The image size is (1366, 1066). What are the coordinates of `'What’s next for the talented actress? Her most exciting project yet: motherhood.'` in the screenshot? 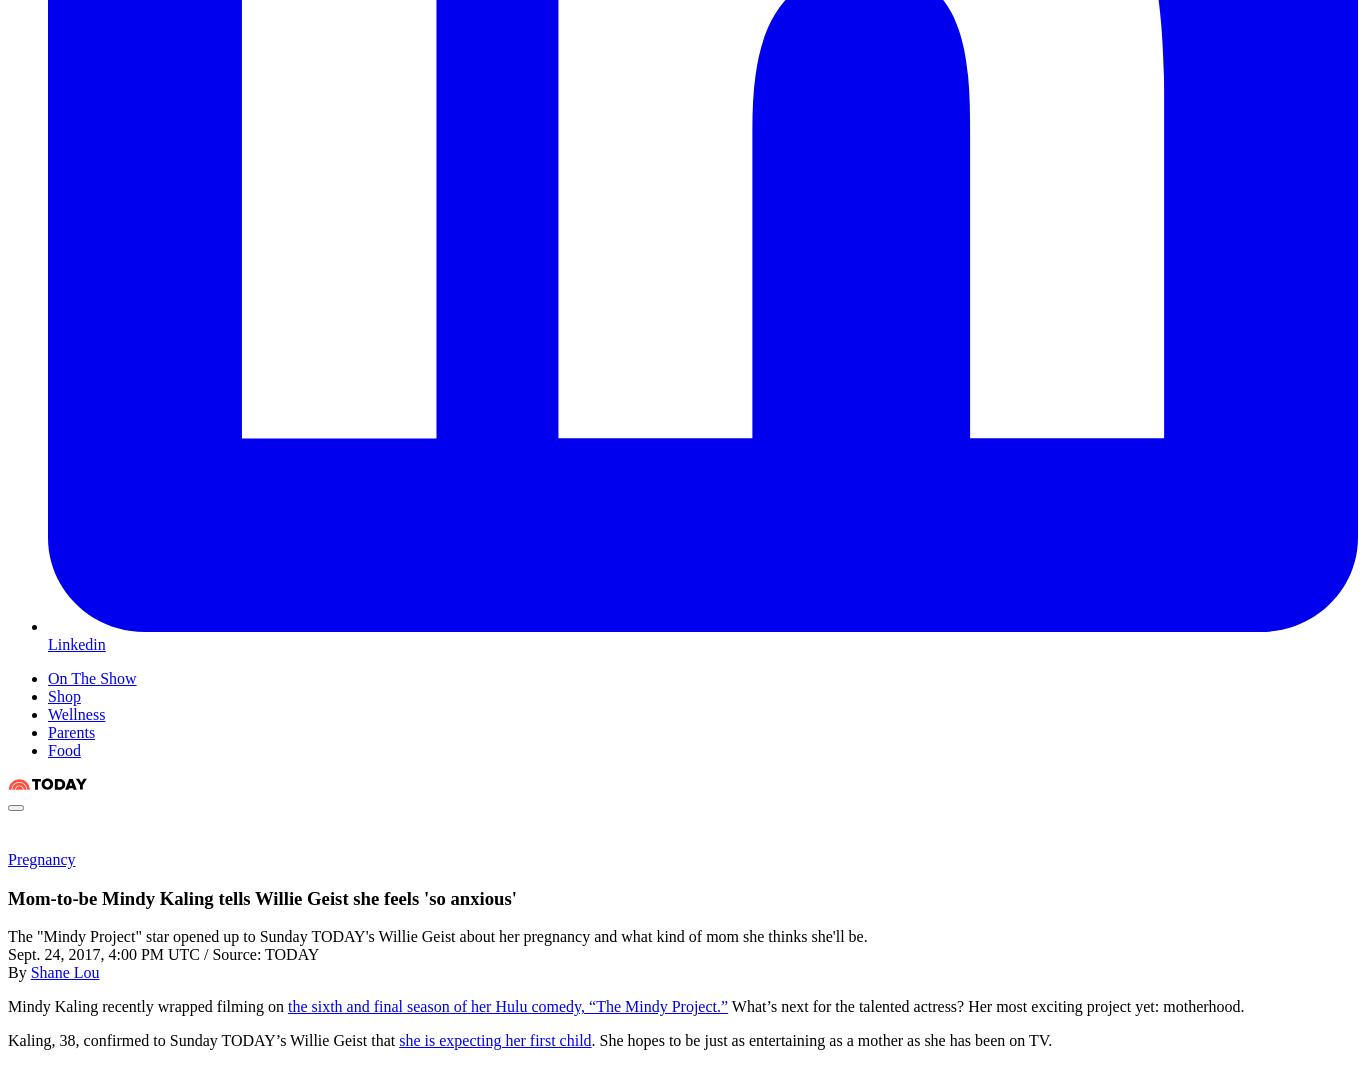 It's located at (985, 1006).